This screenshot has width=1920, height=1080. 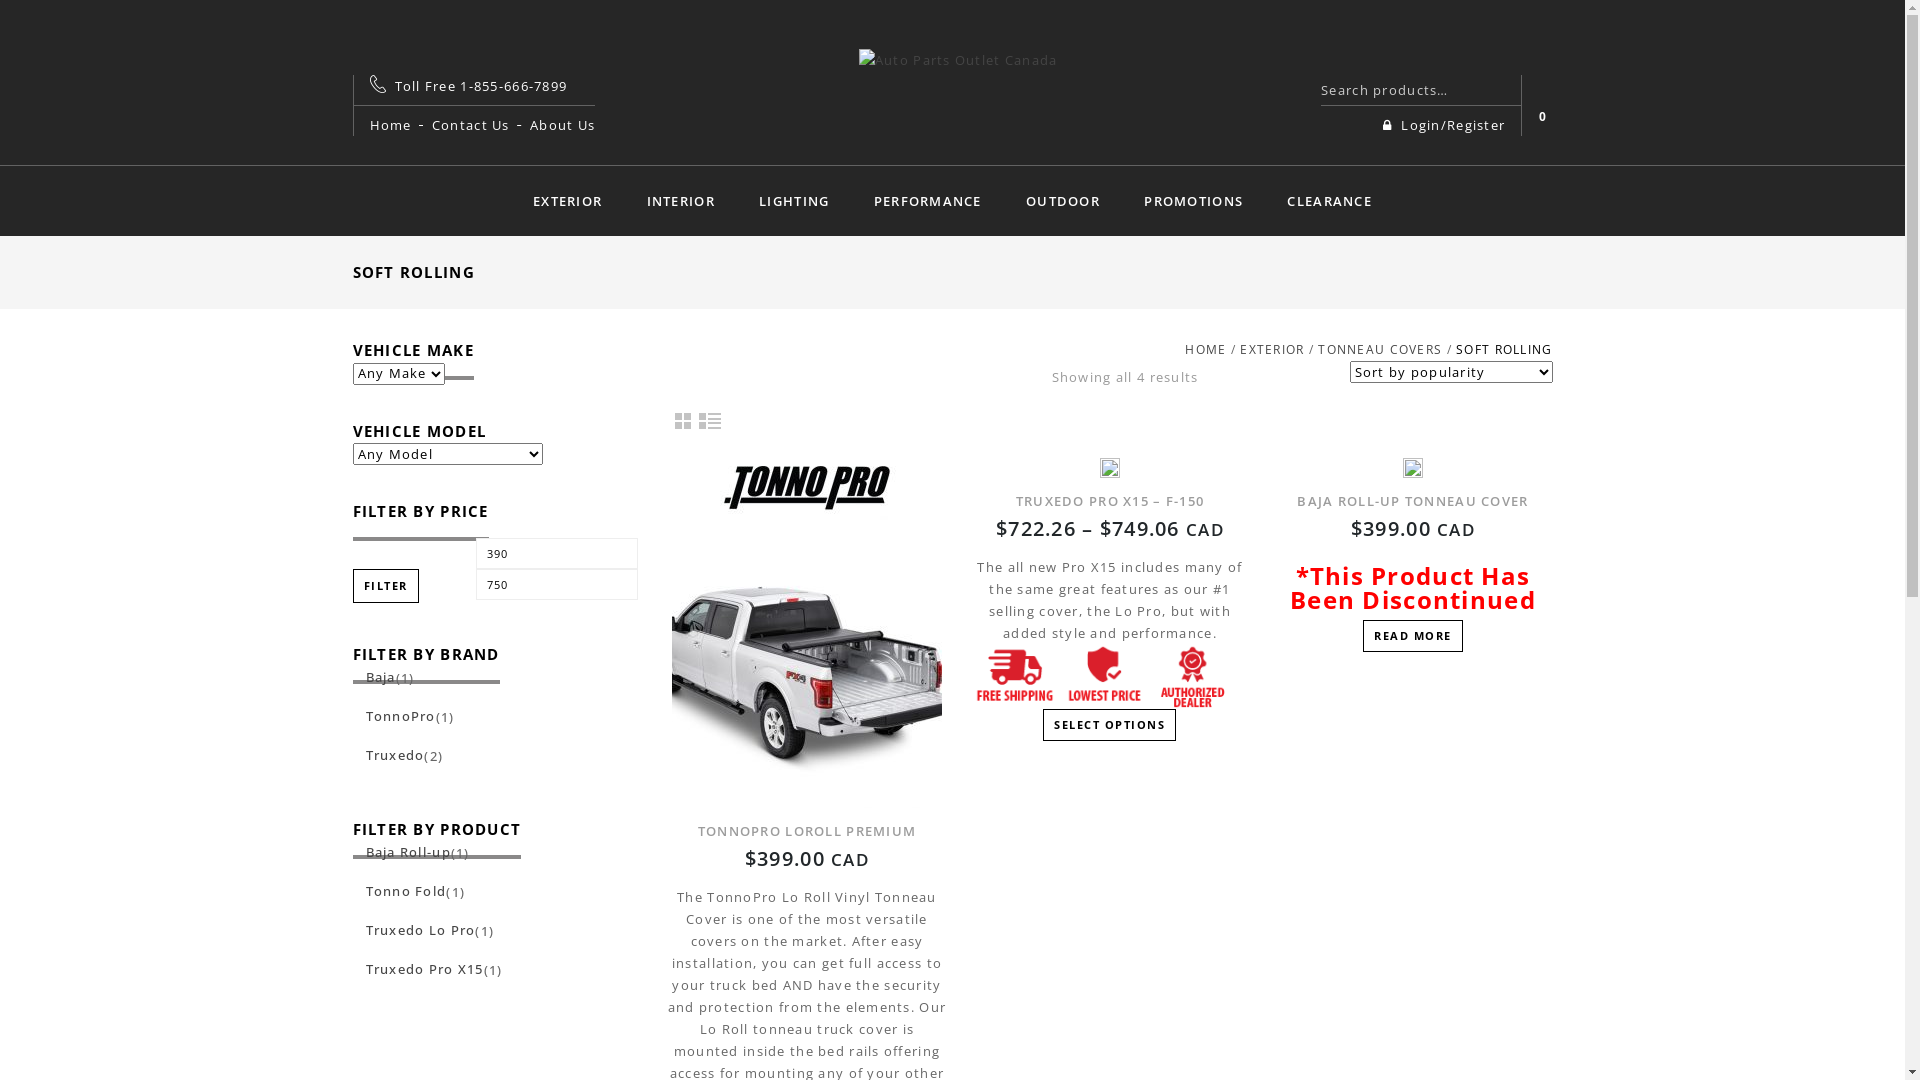 What do you see at coordinates (1329, 200) in the screenshot?
I see `'CLEARANCE'` at bounding box center [1329, 200].